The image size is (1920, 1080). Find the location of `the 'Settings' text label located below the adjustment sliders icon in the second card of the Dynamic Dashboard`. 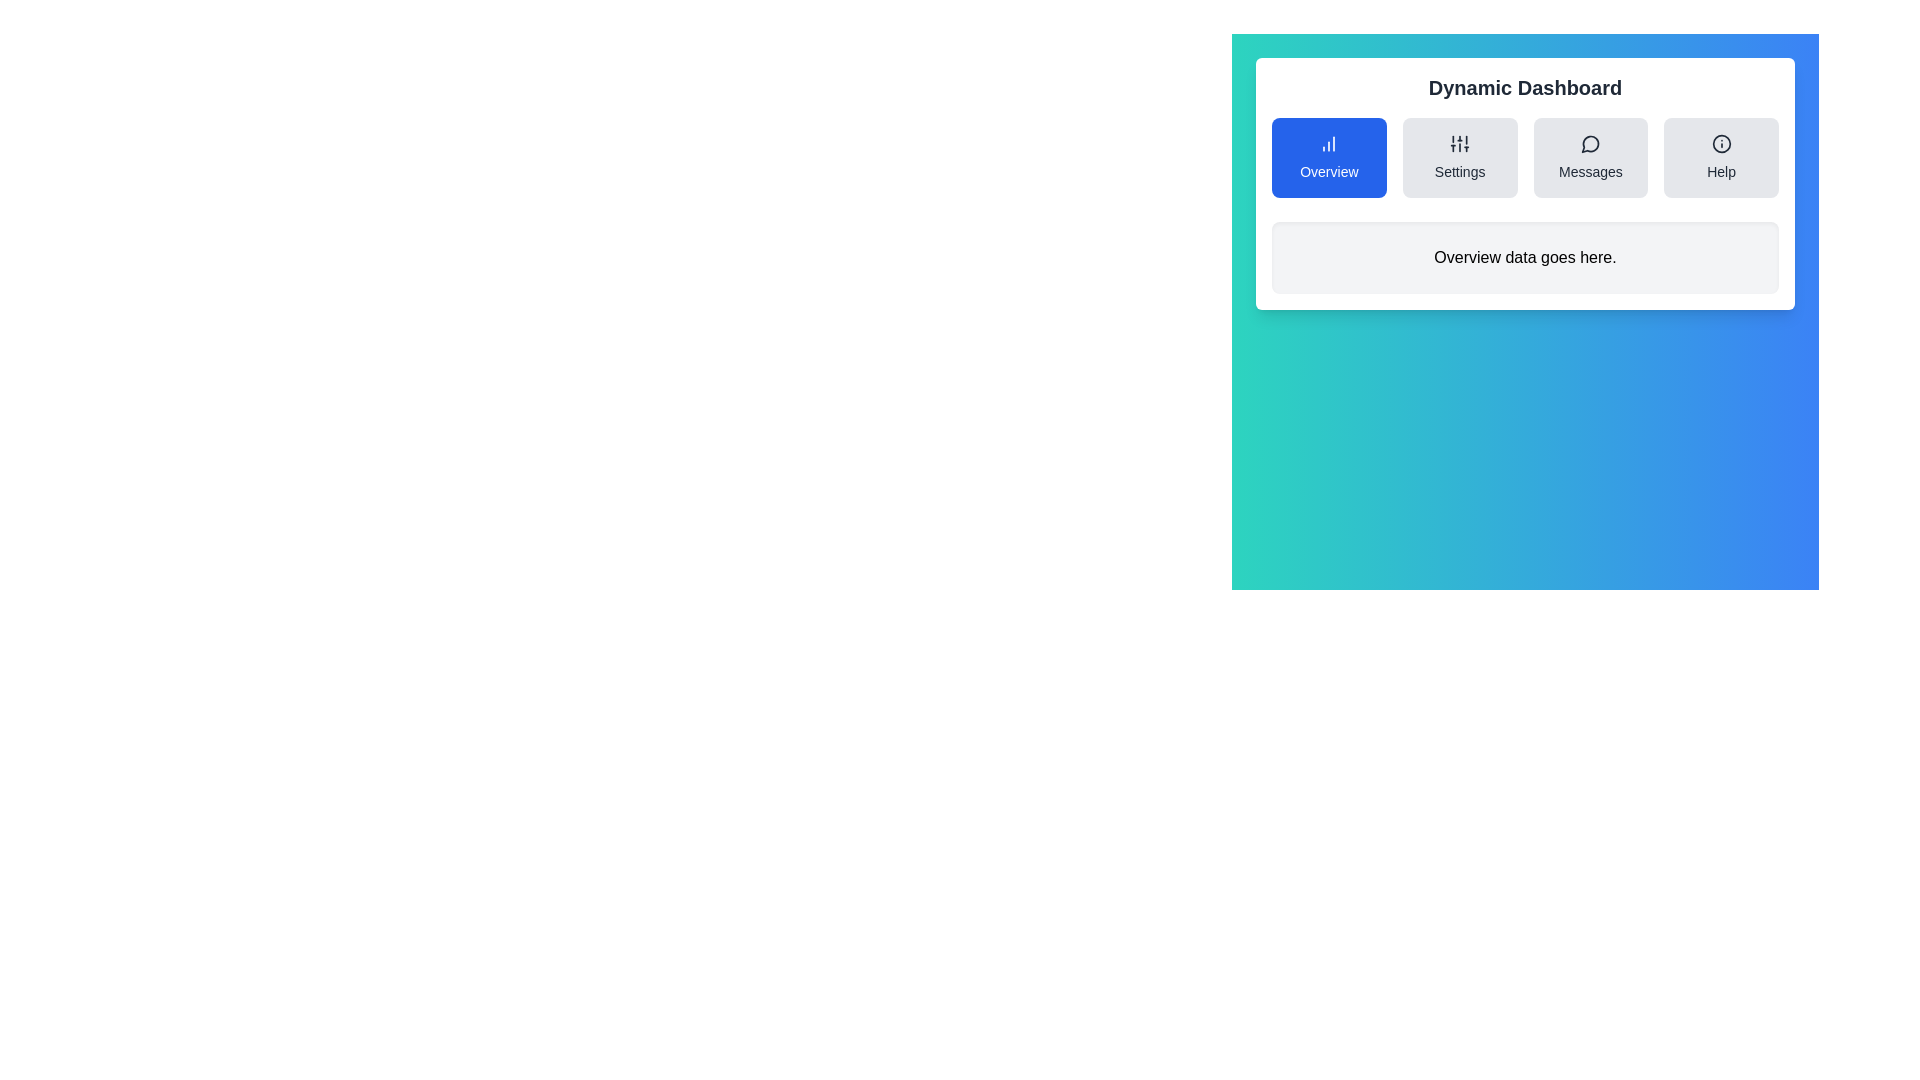

the 'Settings' text label located below the adjustment sliders icon in the second card of the Dynamic Dashboard is located at coordinates (1460, 171).